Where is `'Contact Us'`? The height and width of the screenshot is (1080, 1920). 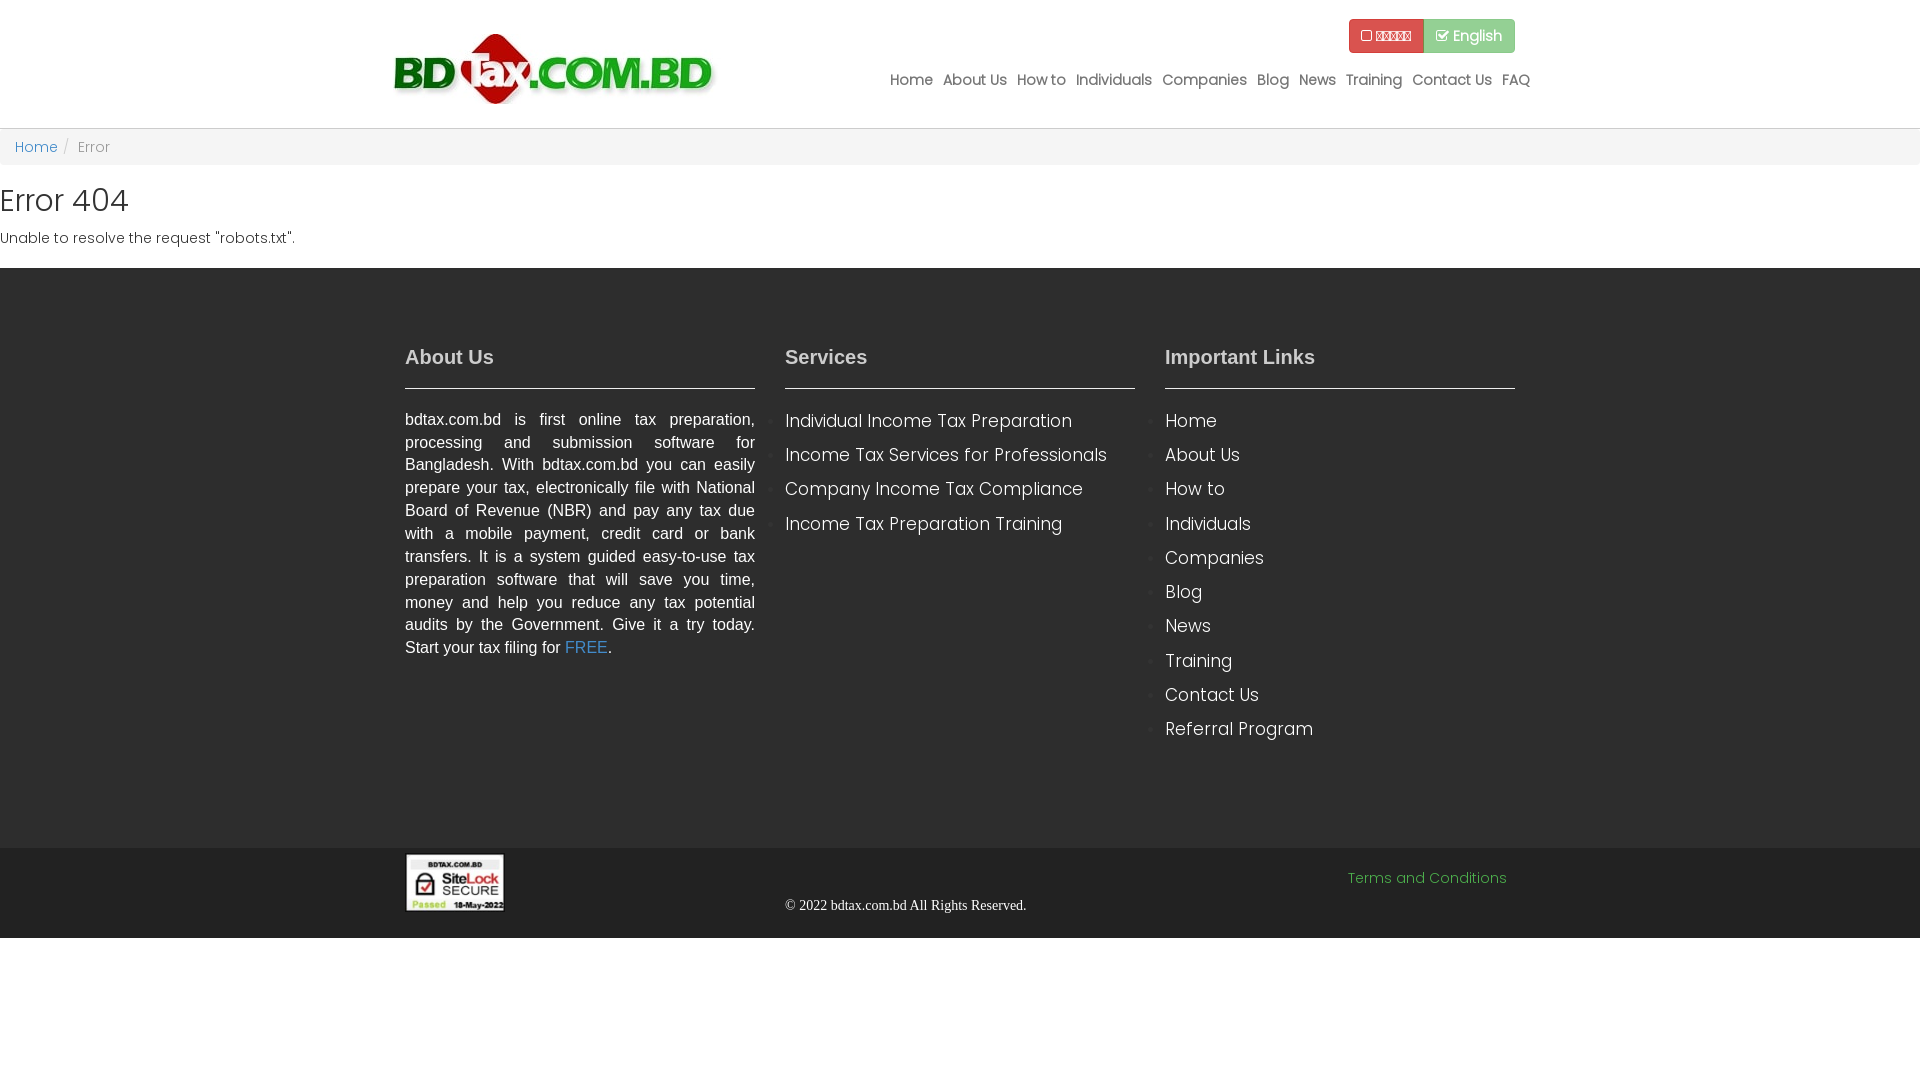 'Contact Us' is located at coordinates (1451, 79).